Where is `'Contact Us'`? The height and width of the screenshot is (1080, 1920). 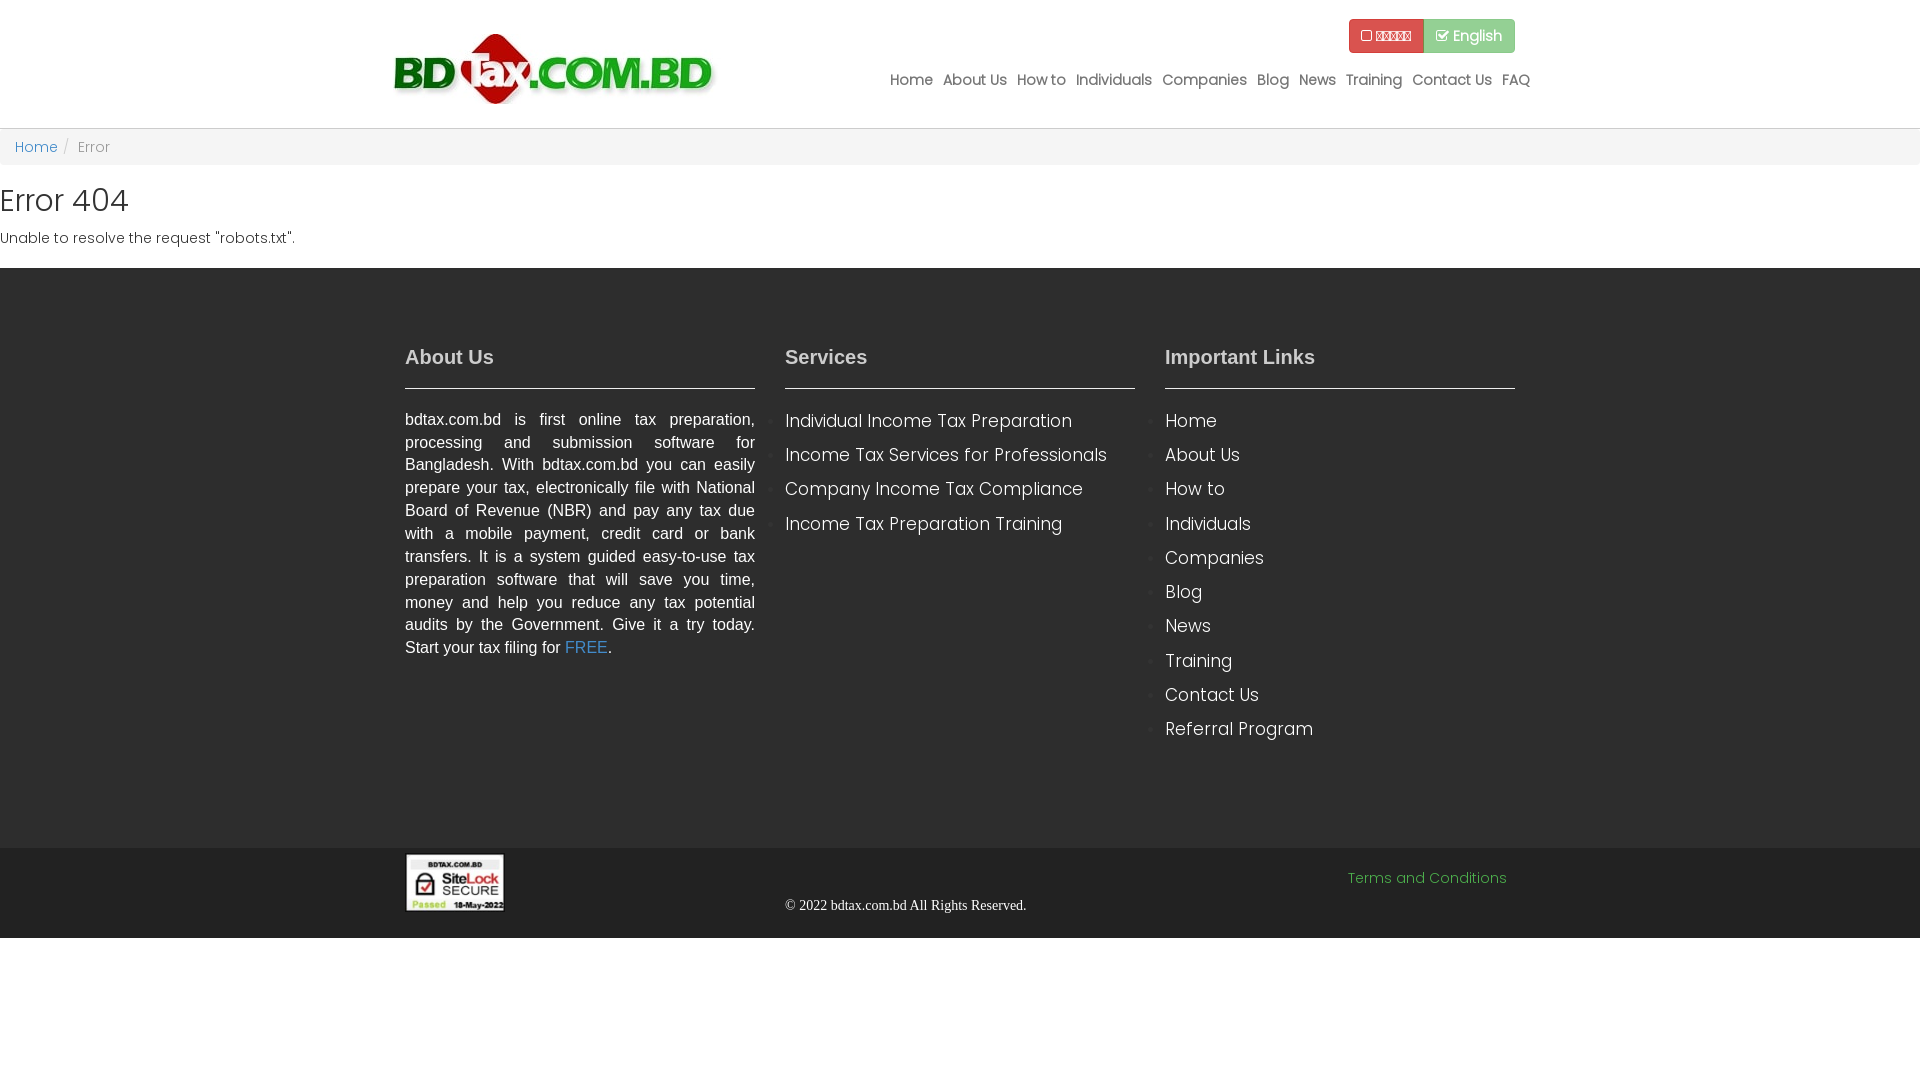 'Contact Us' is located at coordinates (1451, 79).